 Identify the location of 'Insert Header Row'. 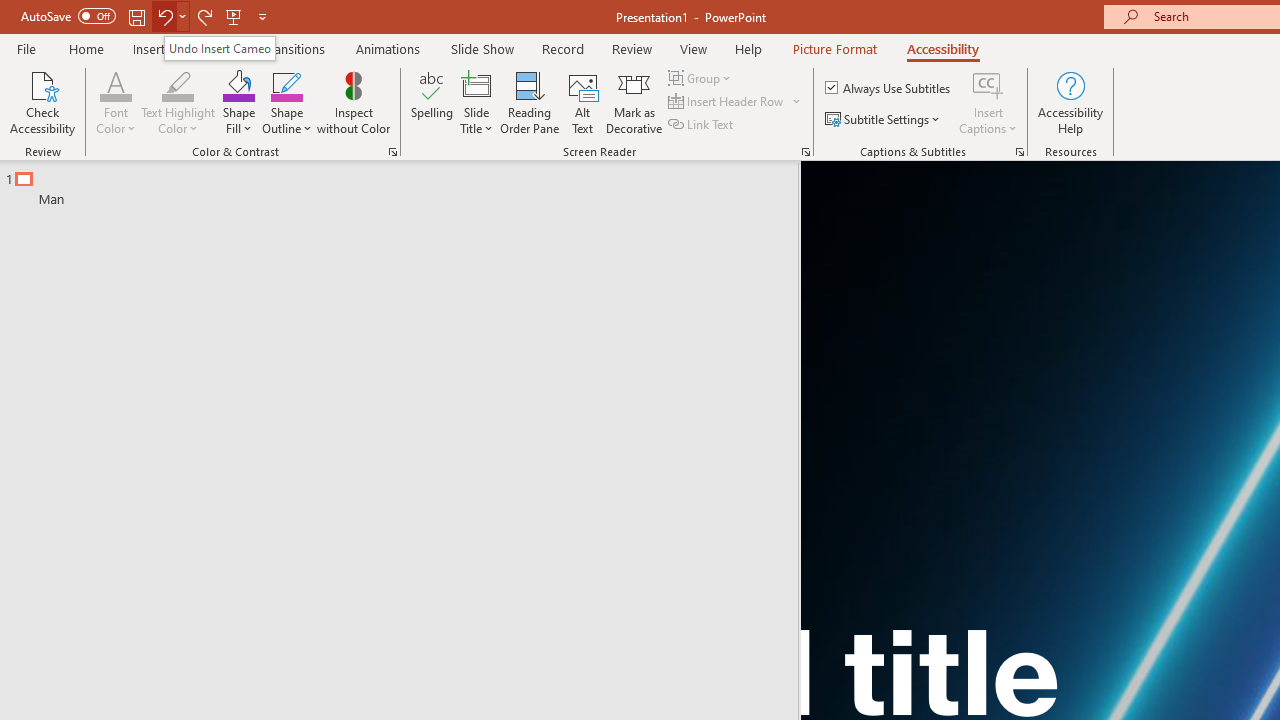
(726, 101).